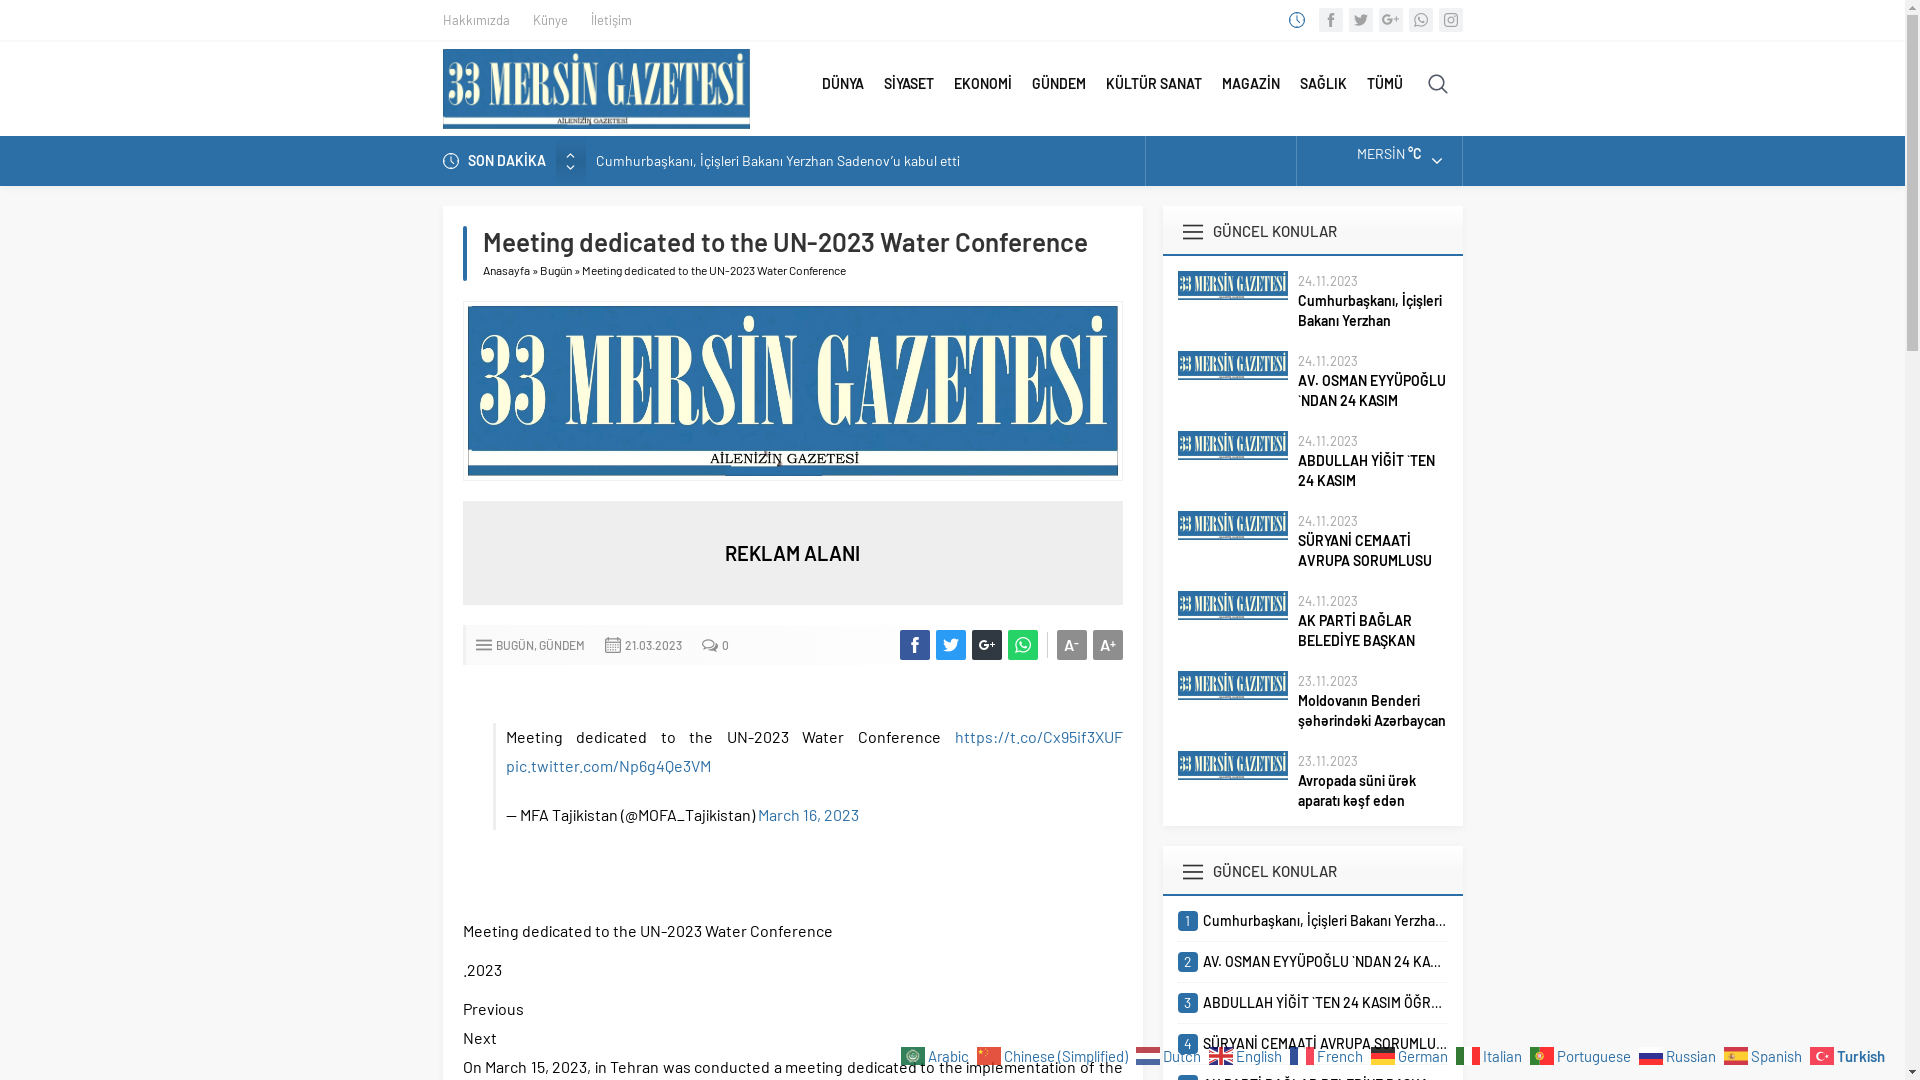 The image size is (1920, 1080). What do you see at coordinates (1389, 19) in the screenshot?
I see `'Google'` at bounding box center [1389, 19].